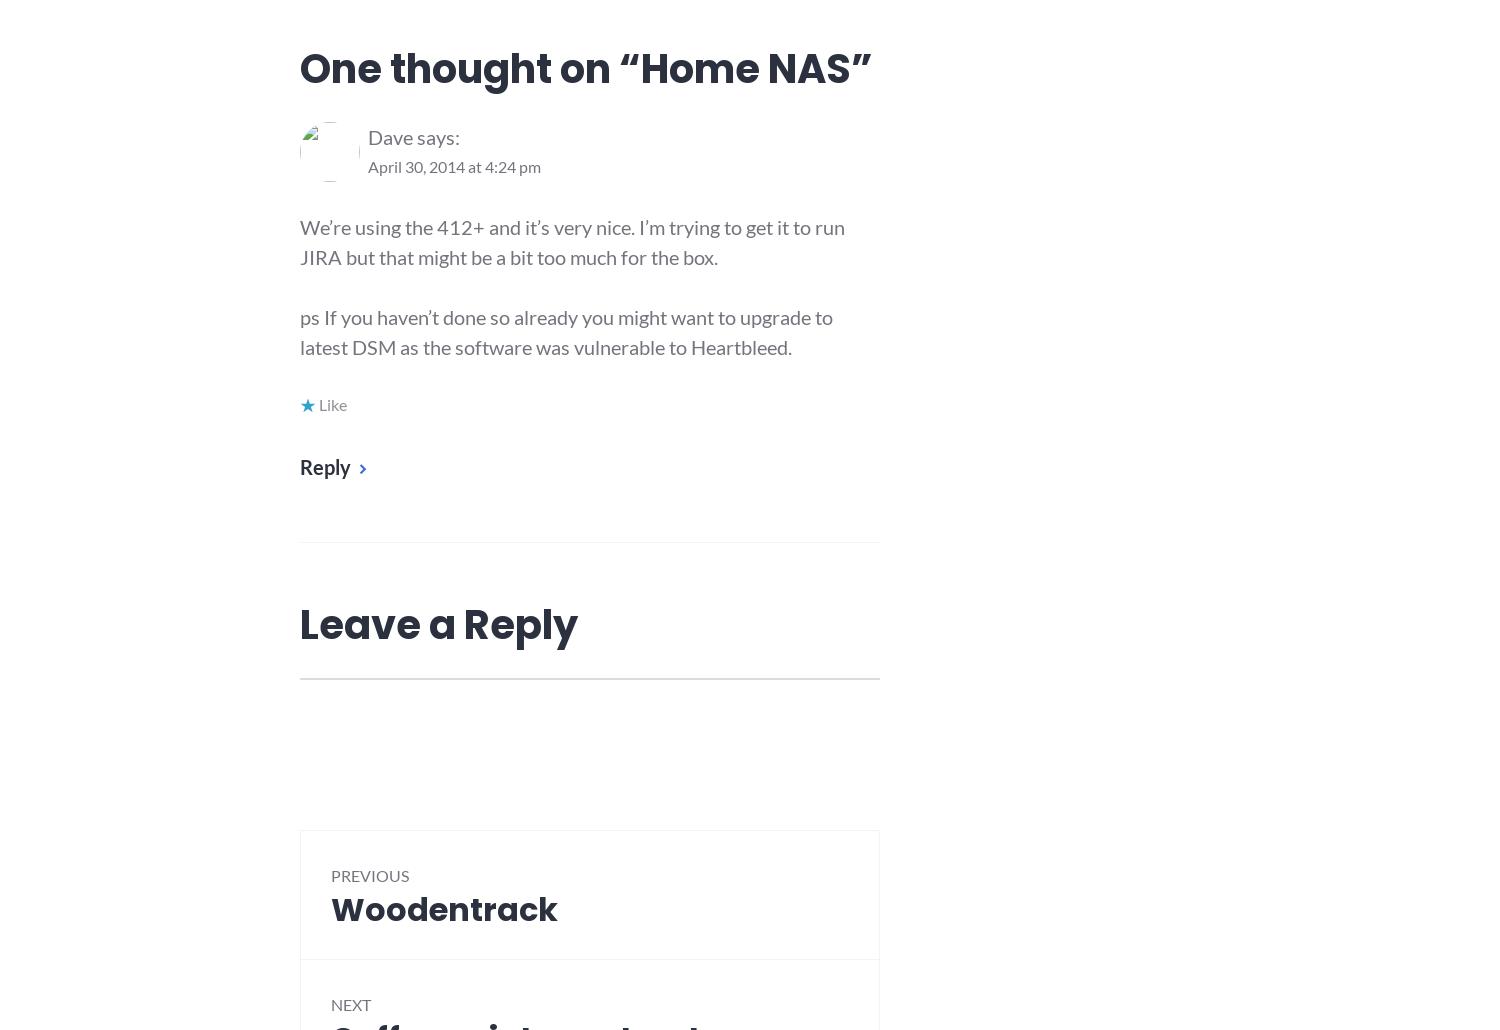 This screenshot has width=1500, height=1030. Describe the element at coordinates (469, 69) in the screenshot. I see `'One thought on “'` at that location.